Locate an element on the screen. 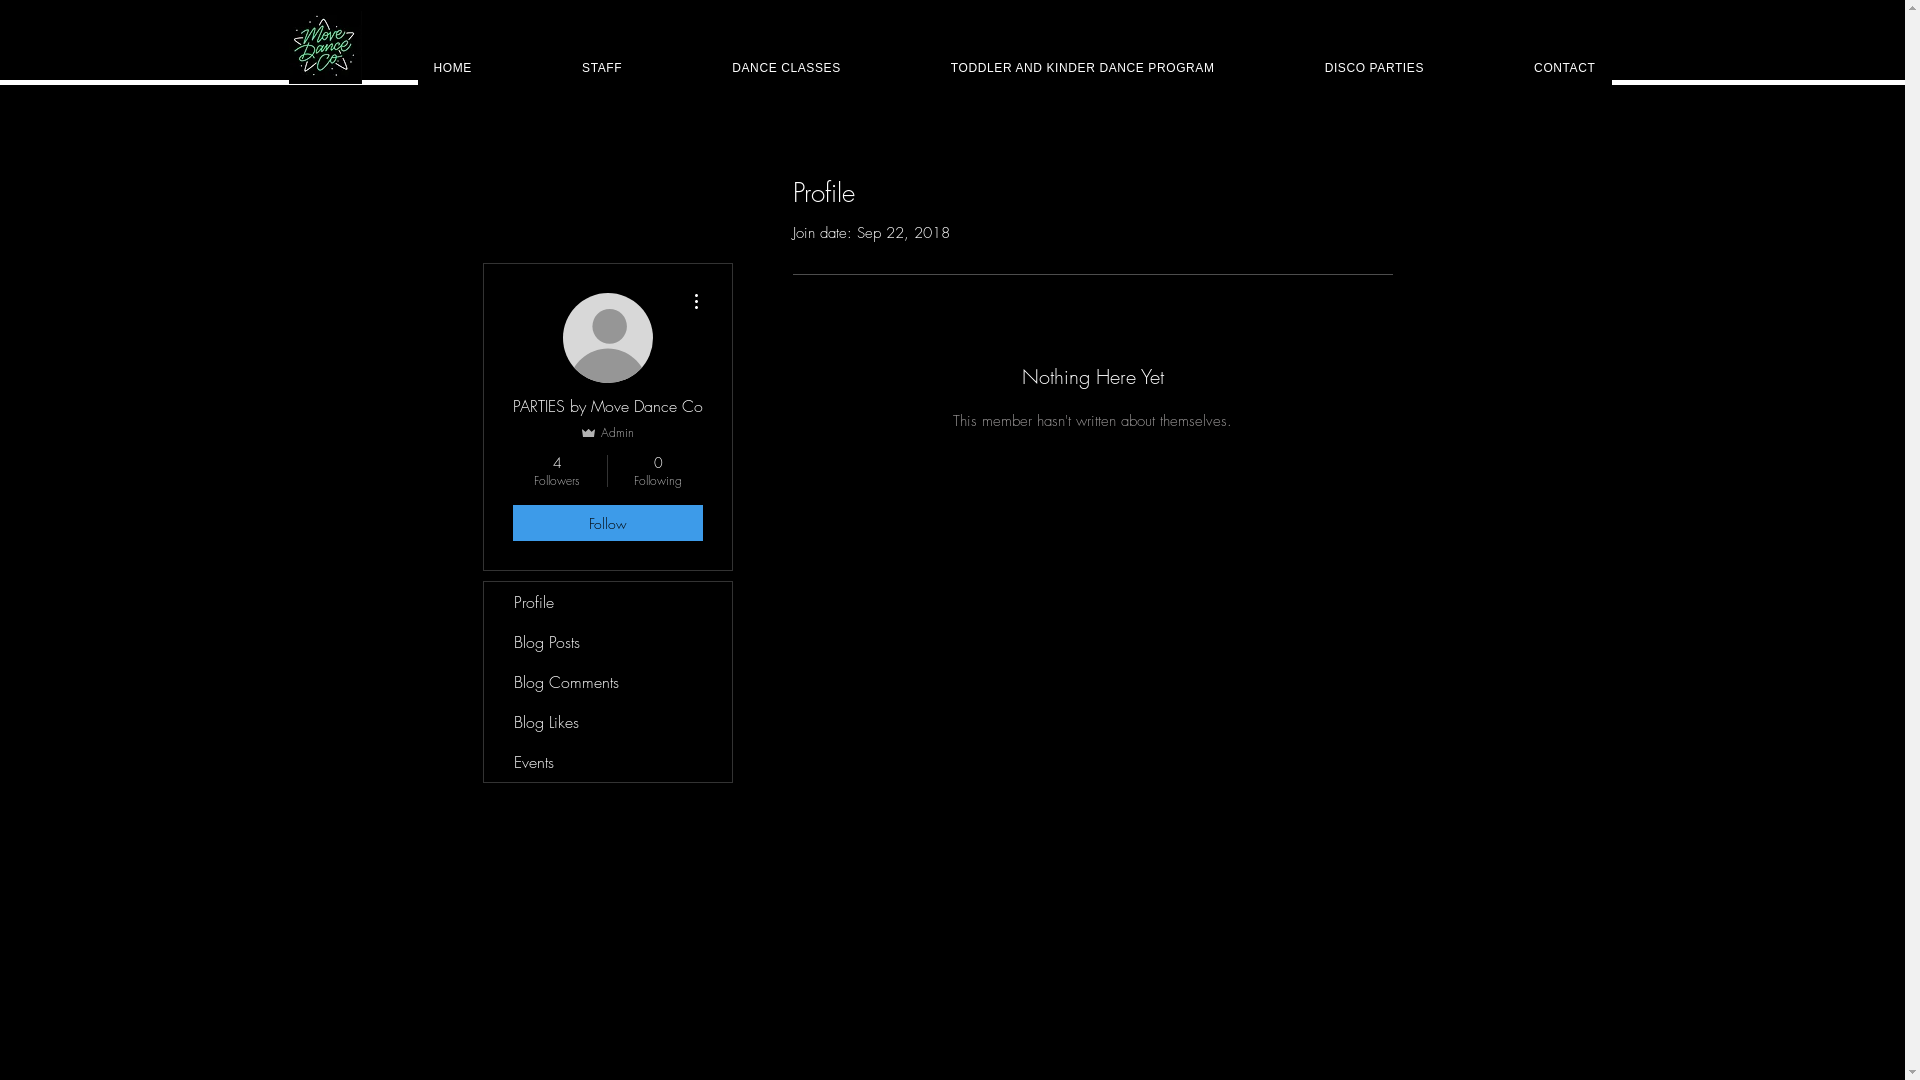 This screenshot has width=1920, height=1080. 'Blog Posts' is located at coordinates (607, 641).